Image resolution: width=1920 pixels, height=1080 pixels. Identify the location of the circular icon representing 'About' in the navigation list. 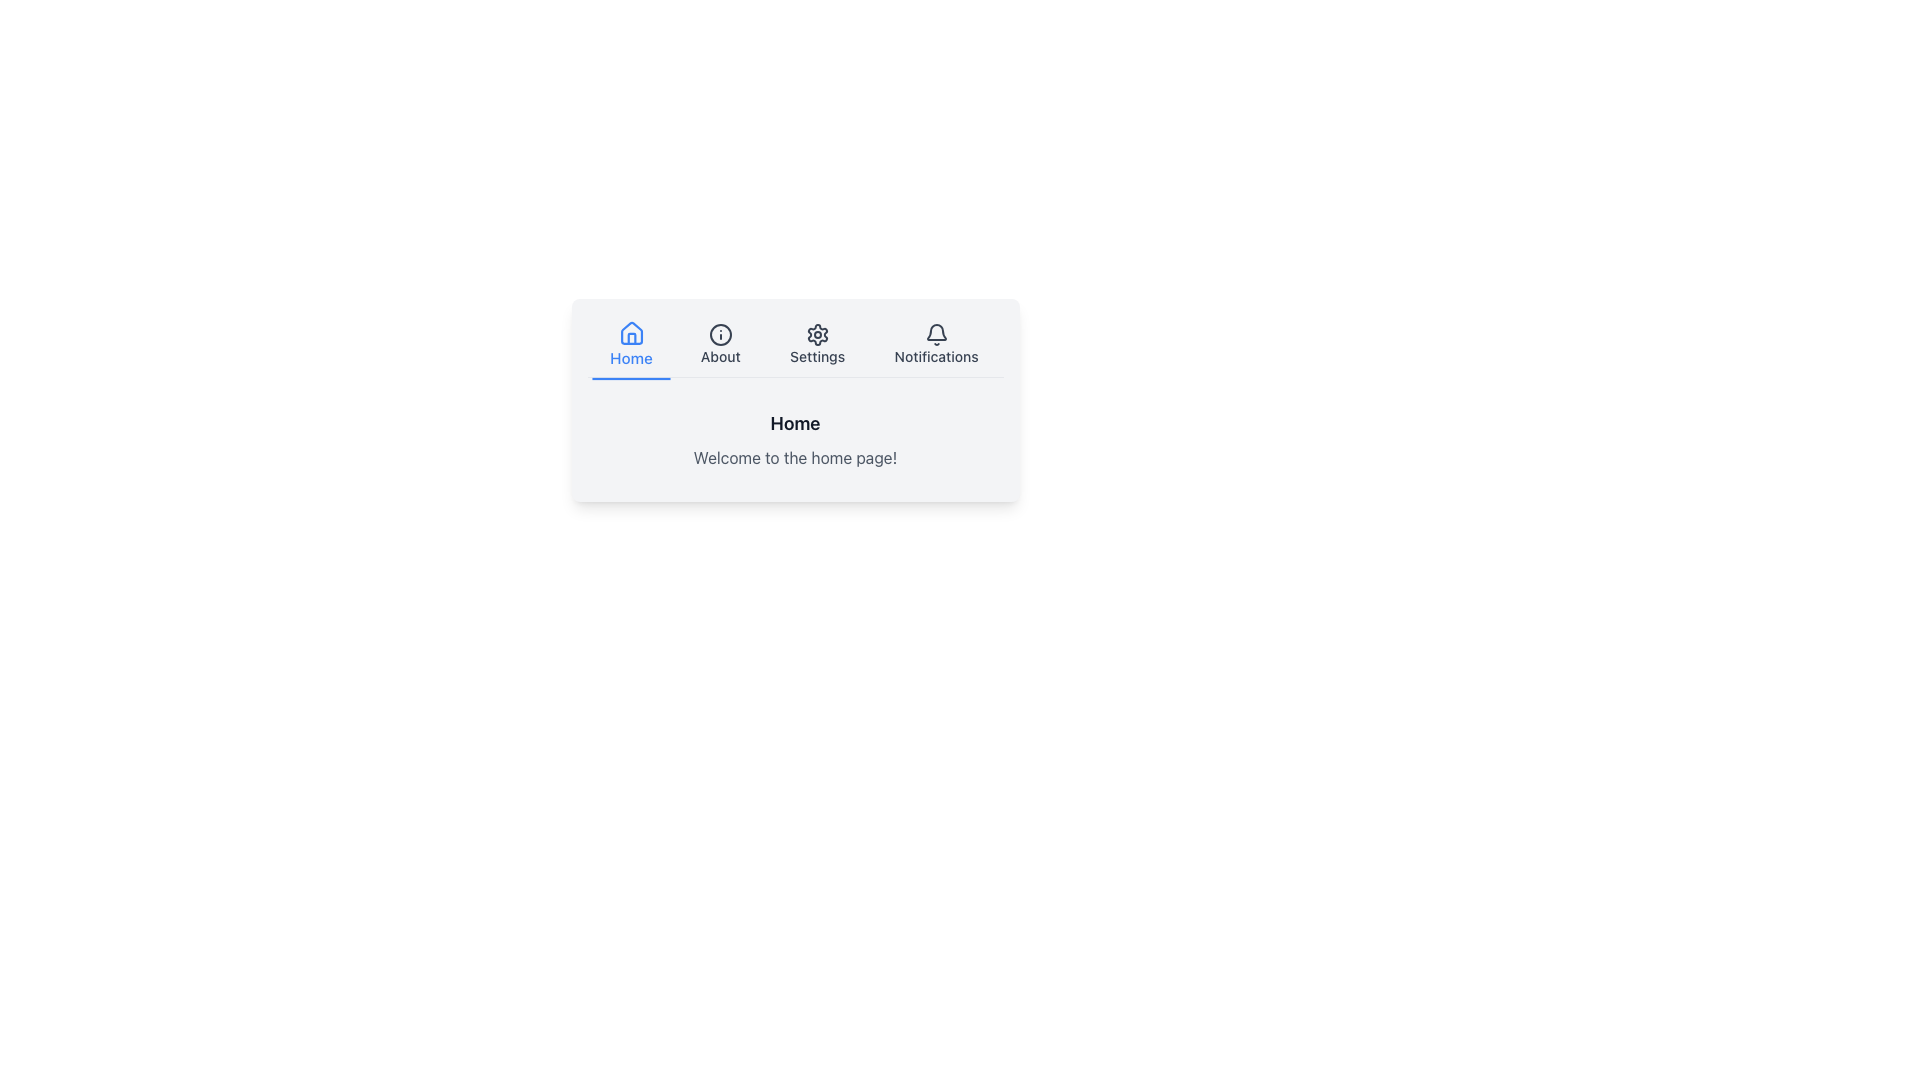
(720, 334).